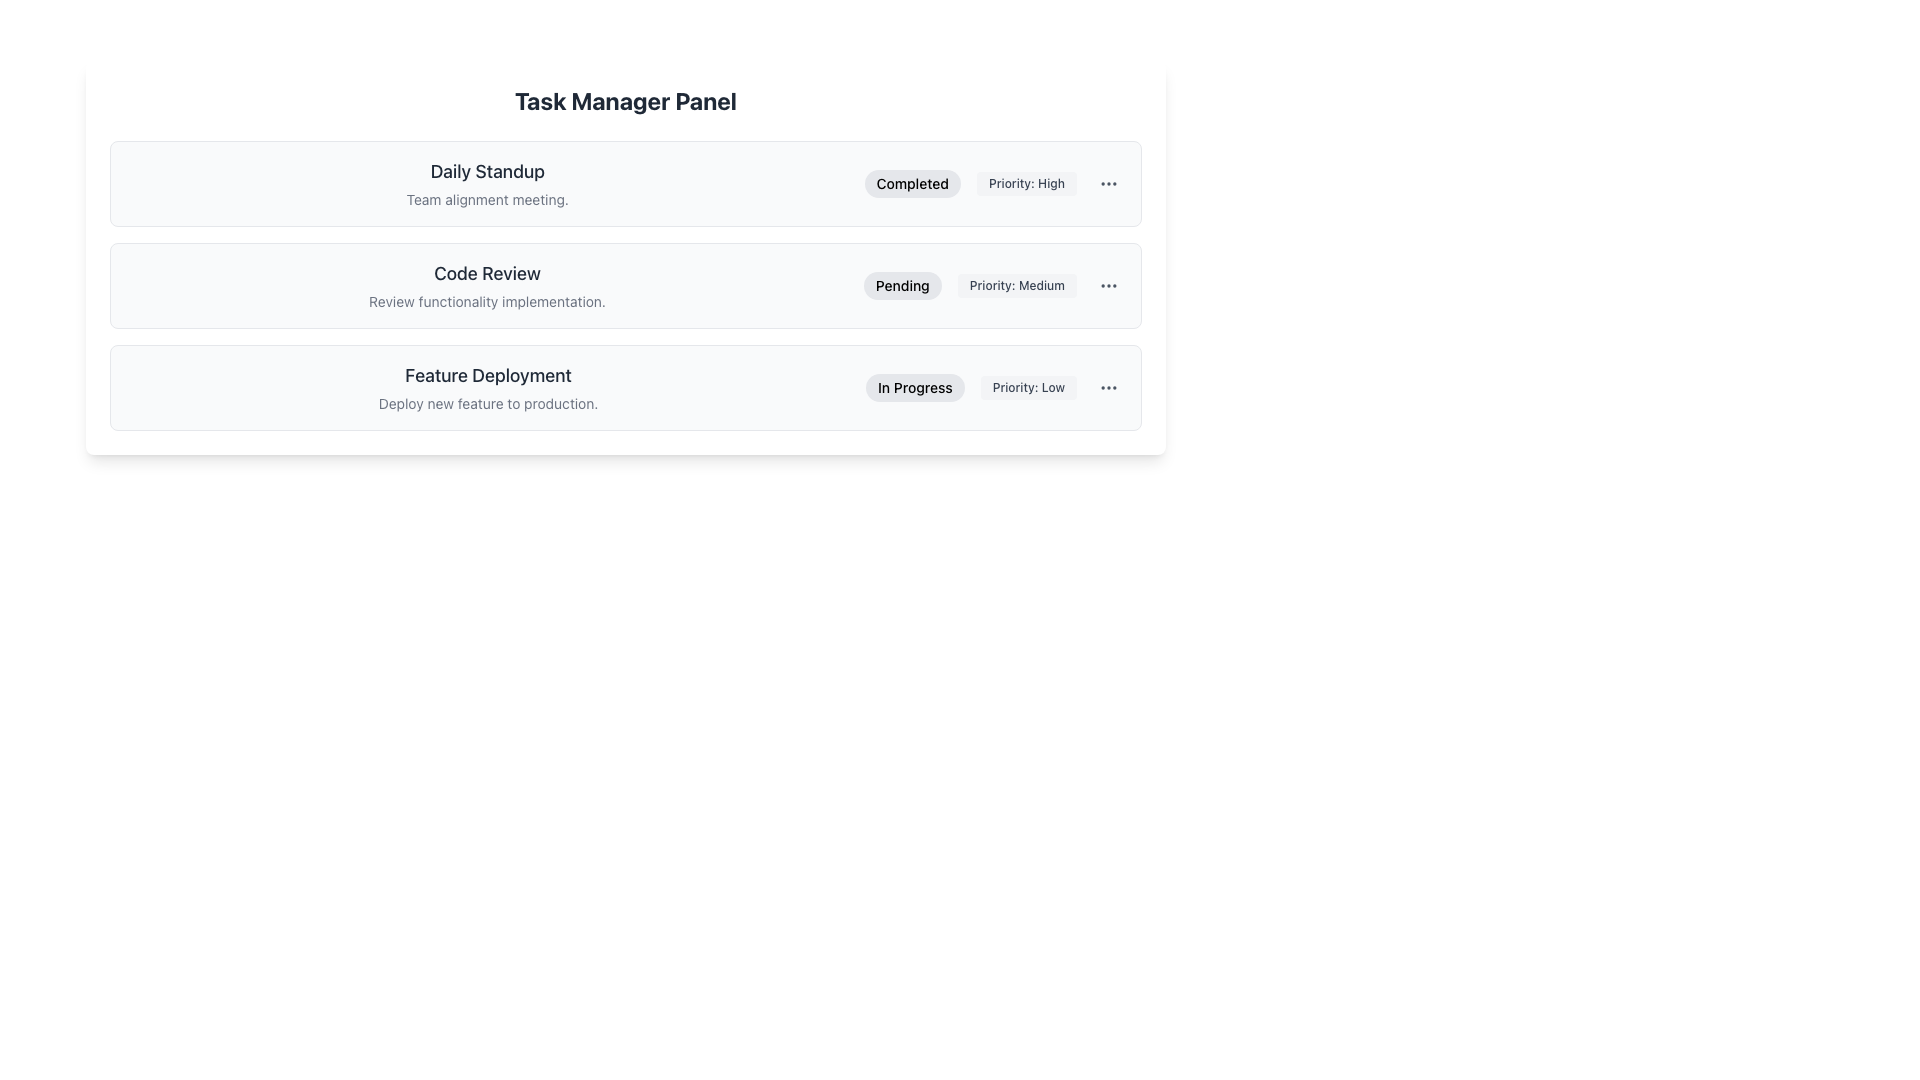 Image resolution: width=1920 pixels, height=1080 pixels. What do you see at coordinates (1107, 184) in the screenshot?
I see `the Ellipsis menu icon located at the far right of the first task entry` at bounding box center [1107, 184].